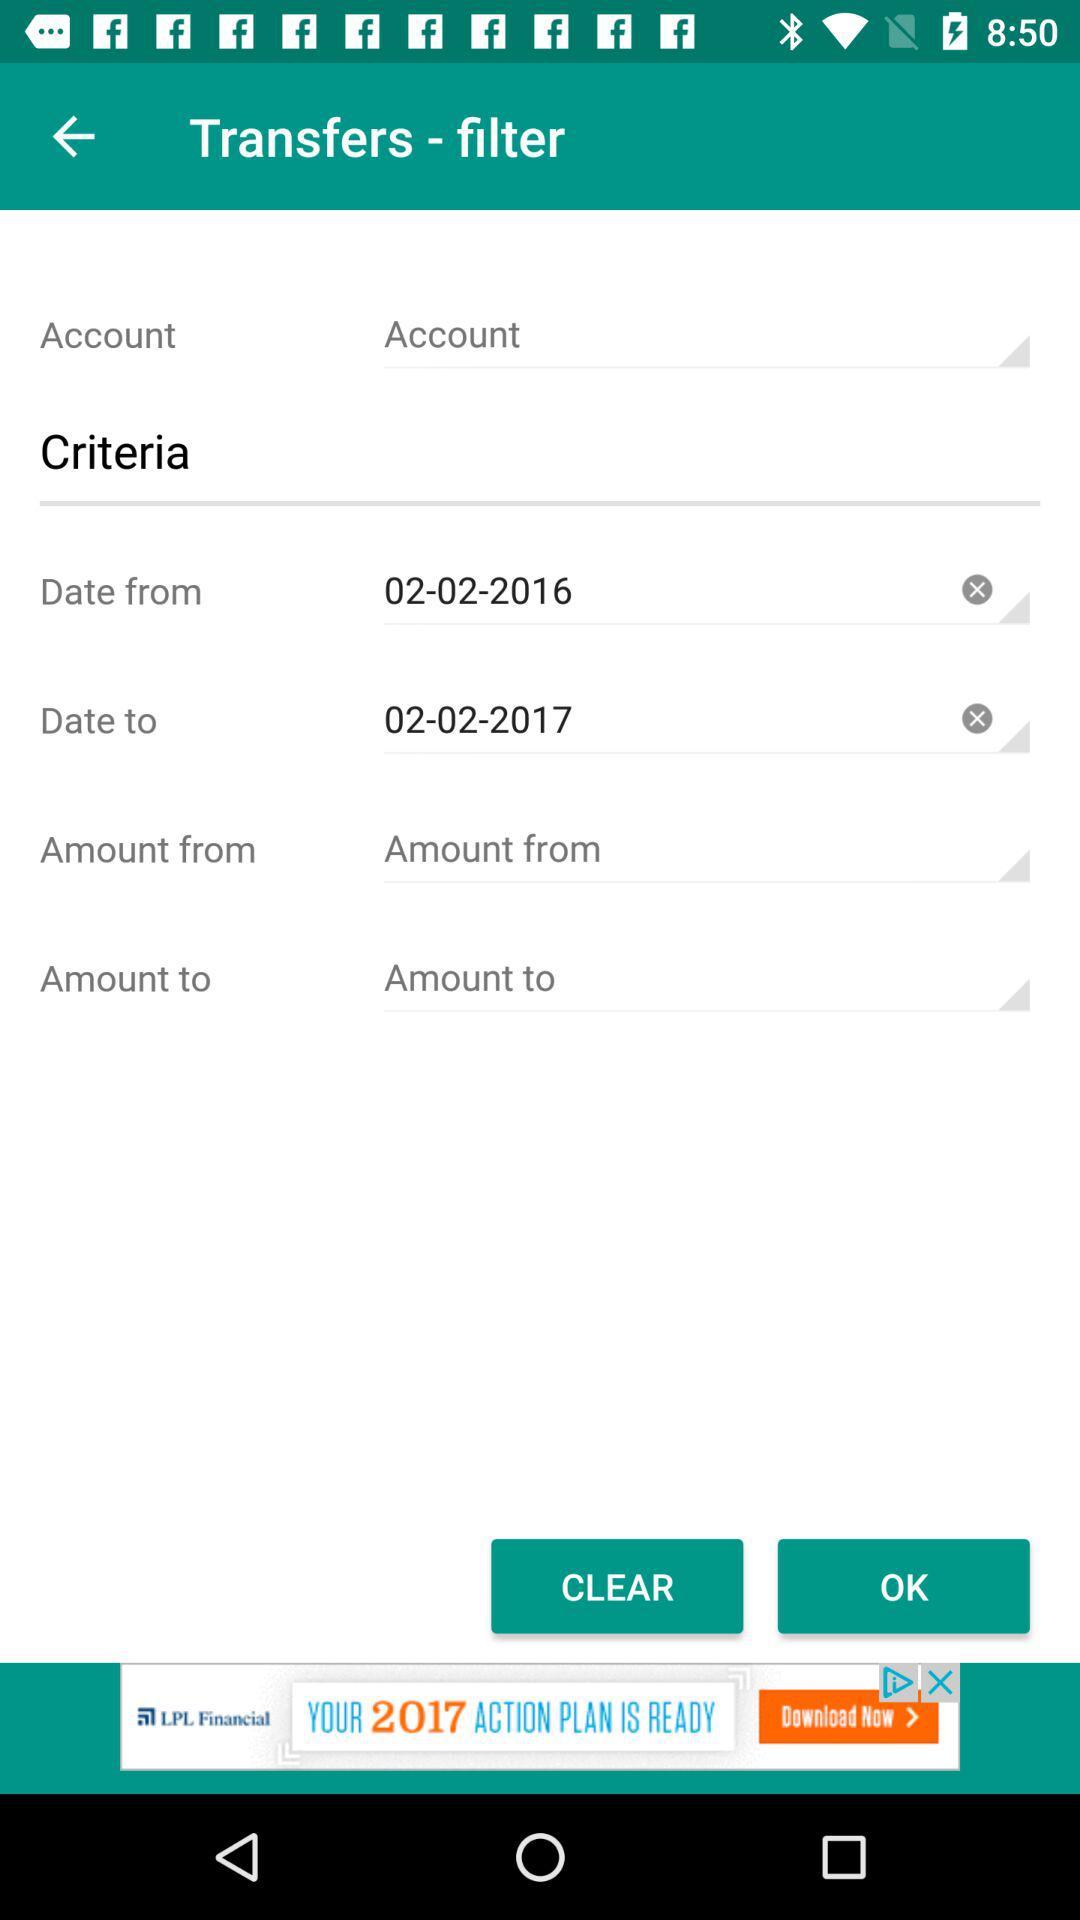  Describe the element at coordinates (705, 977) in the screenshot. I see `form field to` at that location.